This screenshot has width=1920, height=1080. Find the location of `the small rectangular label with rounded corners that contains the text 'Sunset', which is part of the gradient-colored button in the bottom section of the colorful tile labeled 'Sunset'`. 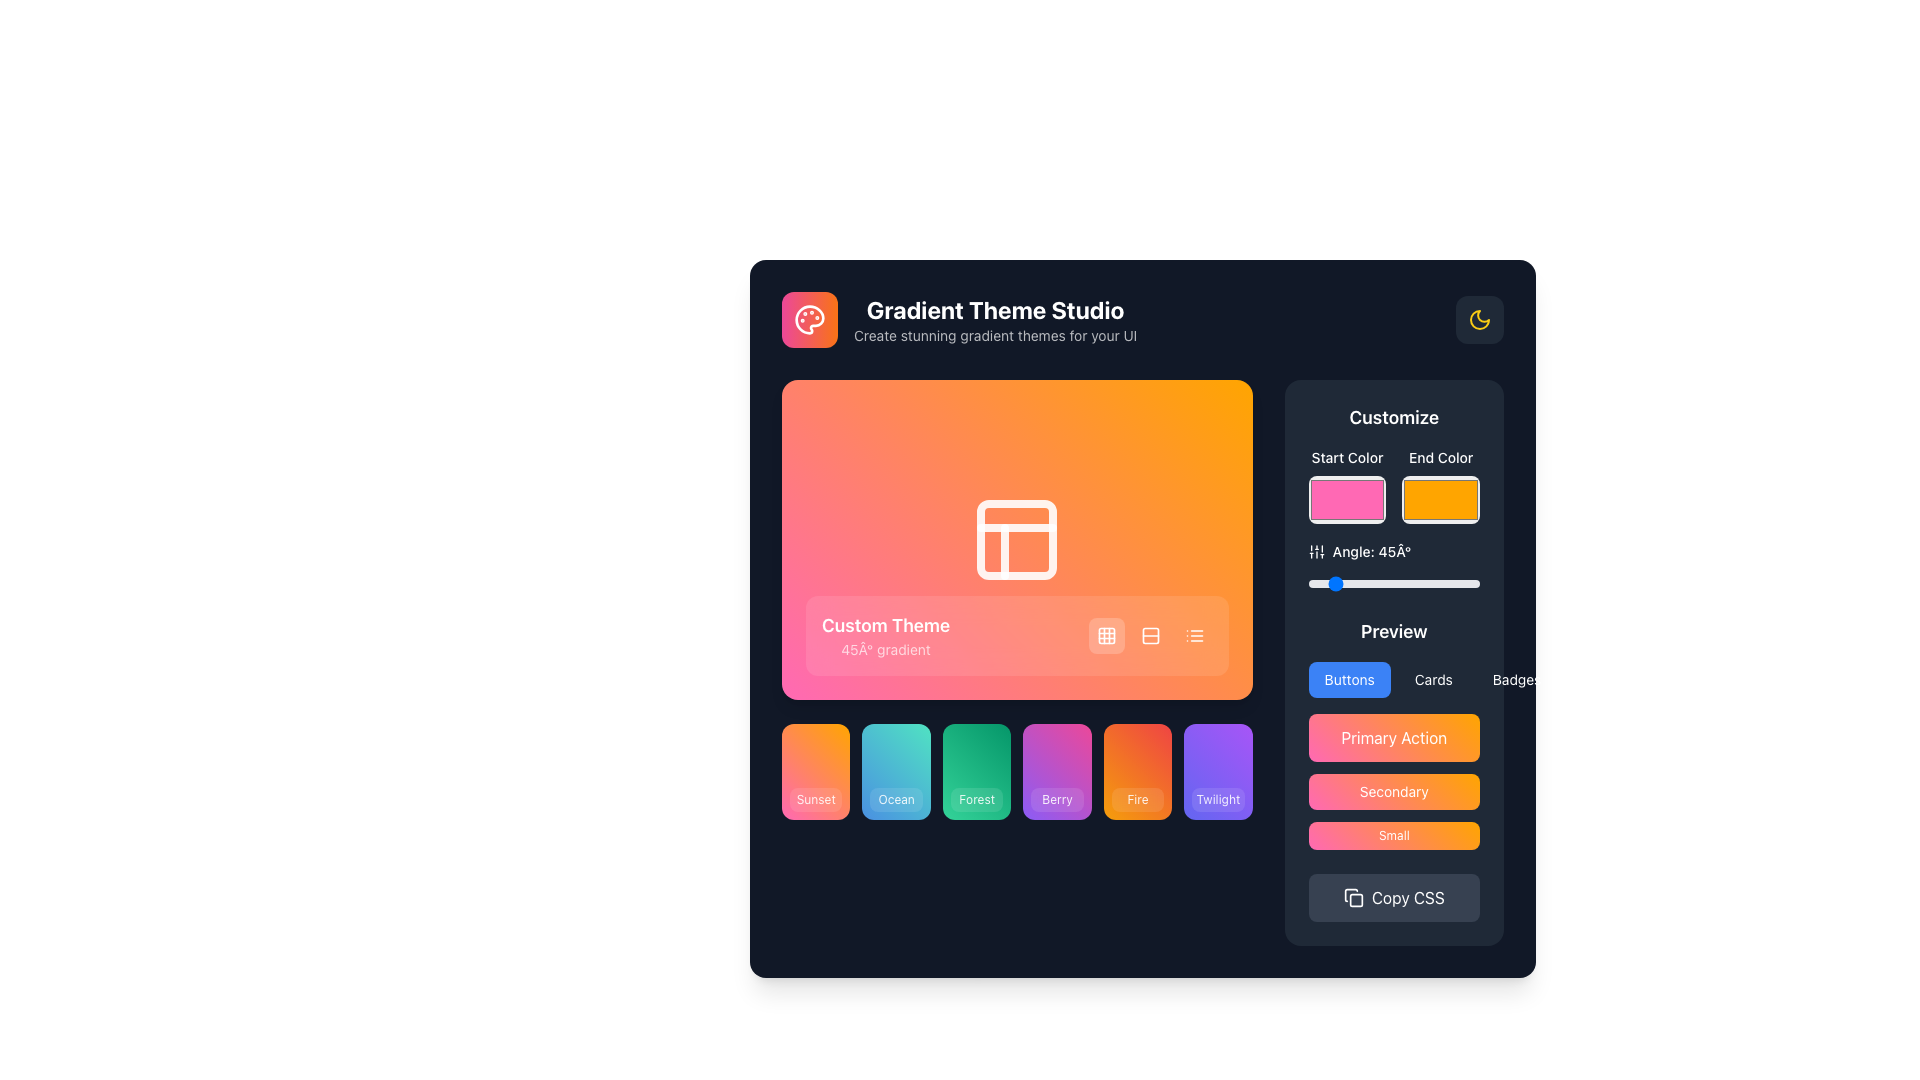

the small rectangular label with rounded corners that contains the text 'Sunset', which is part of the gradient-colored button in the bottom section of the colorful tile labeled 'Sunset' is located at coordinates (816, 798).